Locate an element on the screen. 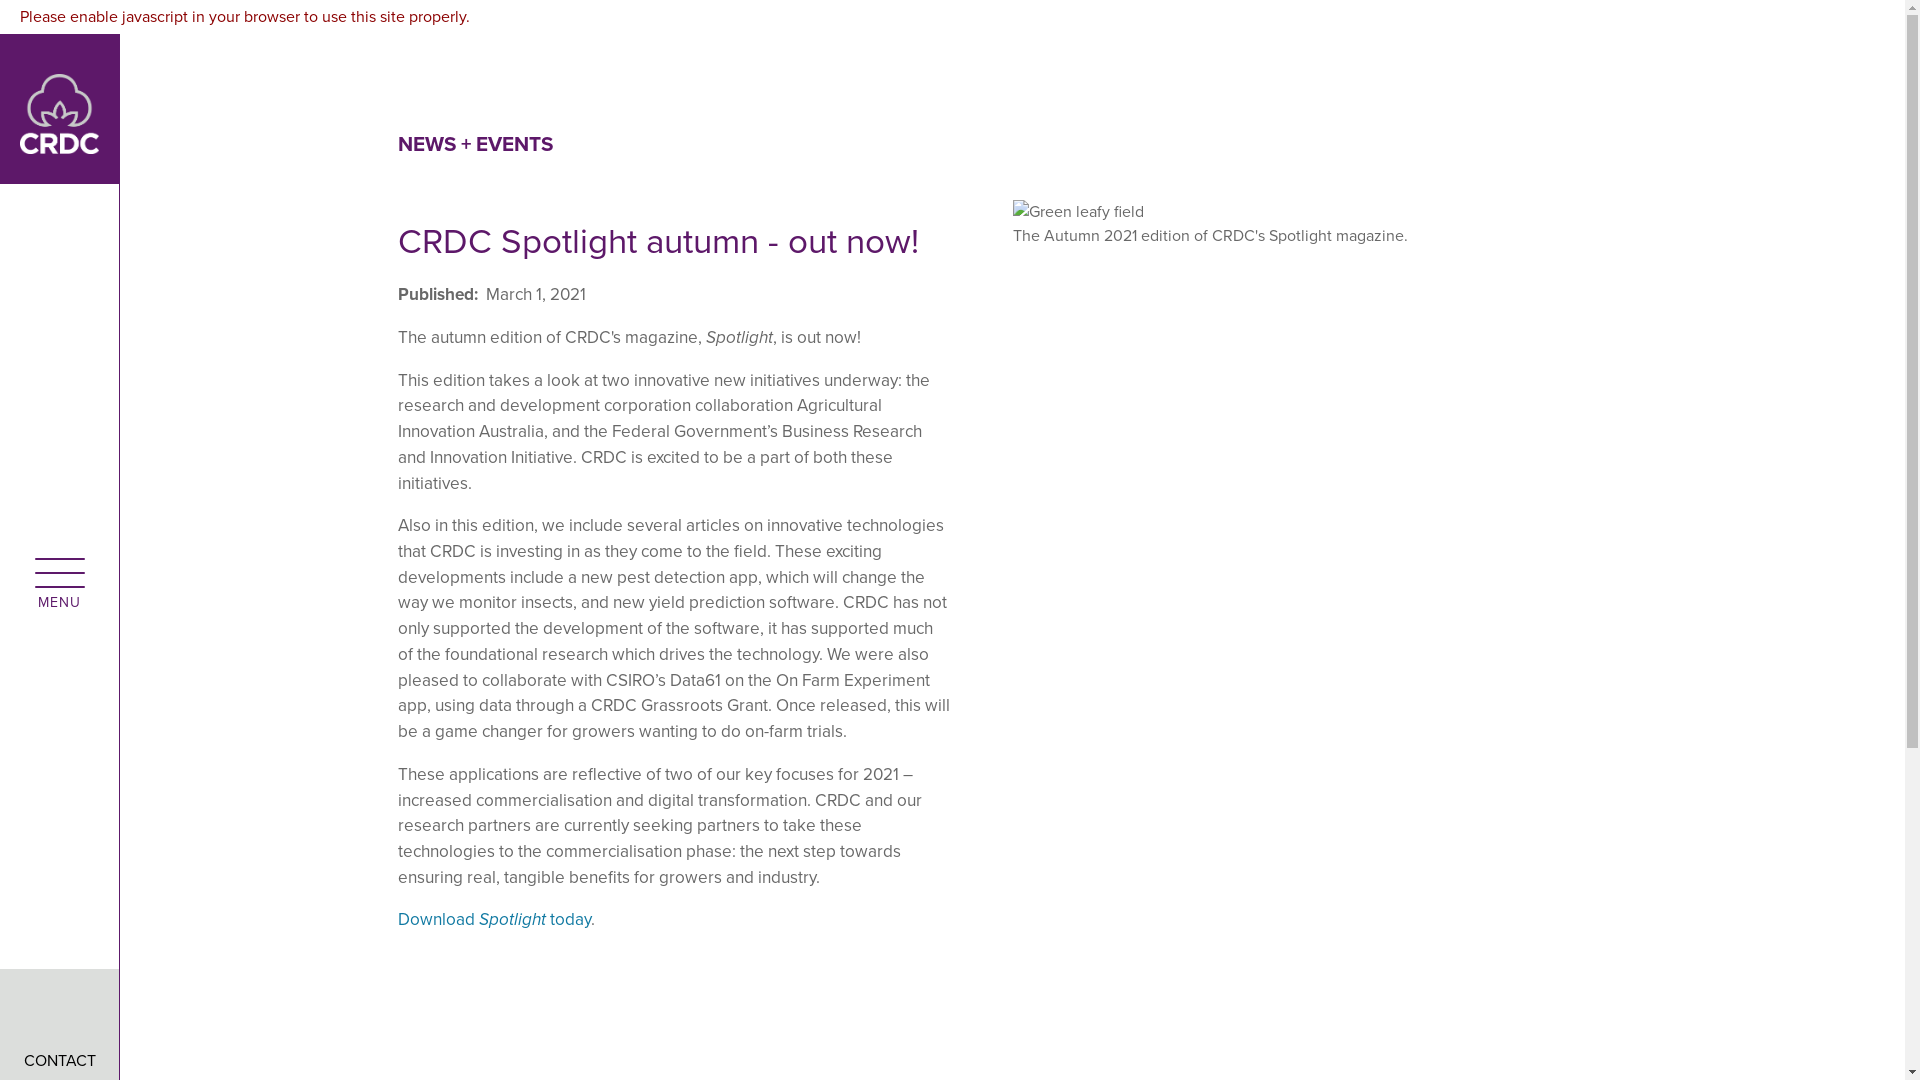  'open menu' is located at coordinates (58, 570).